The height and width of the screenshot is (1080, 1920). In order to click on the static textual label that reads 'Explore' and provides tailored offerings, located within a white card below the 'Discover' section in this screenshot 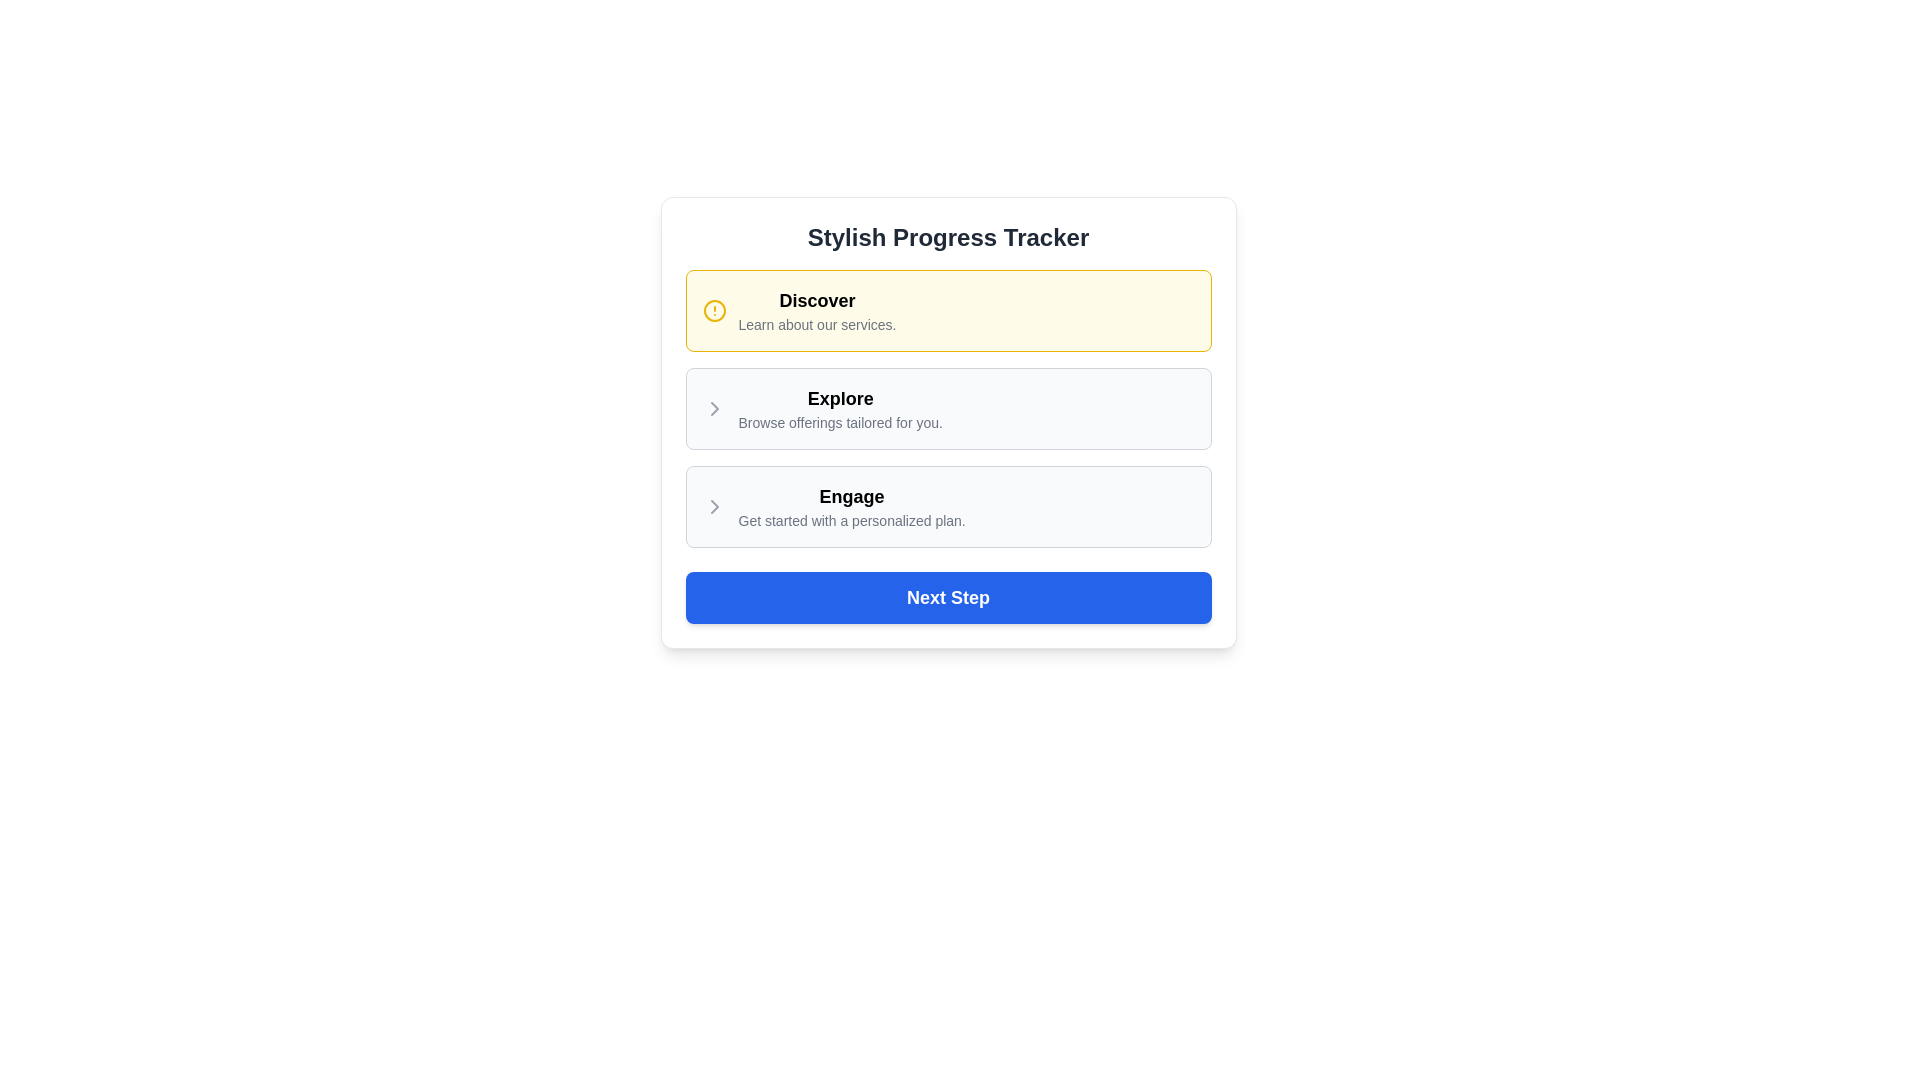, I will do `click(840, 407)`.